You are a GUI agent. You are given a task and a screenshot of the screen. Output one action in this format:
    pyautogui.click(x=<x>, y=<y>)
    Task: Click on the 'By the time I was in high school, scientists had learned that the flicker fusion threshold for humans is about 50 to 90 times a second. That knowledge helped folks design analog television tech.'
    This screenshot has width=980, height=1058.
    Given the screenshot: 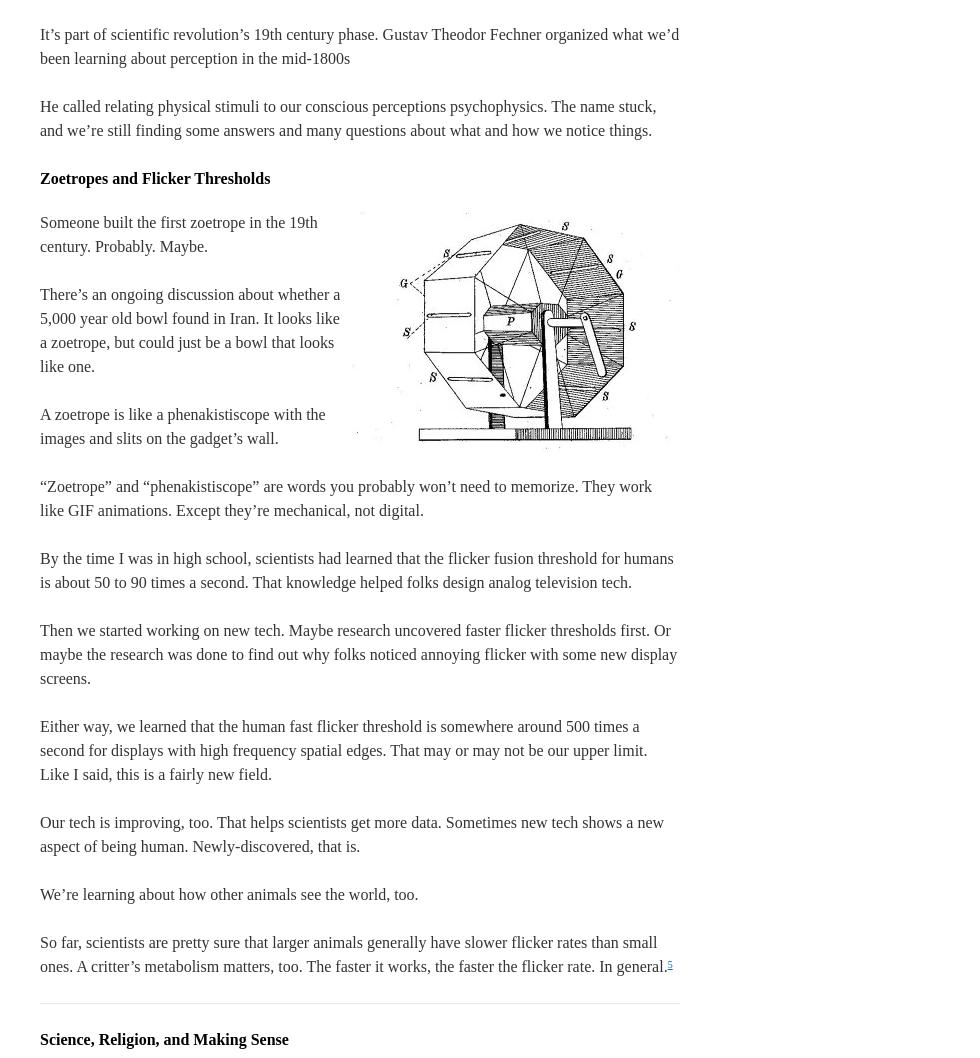 What is the action you would take?
    pyautogui.click(x=356, y=570)
    